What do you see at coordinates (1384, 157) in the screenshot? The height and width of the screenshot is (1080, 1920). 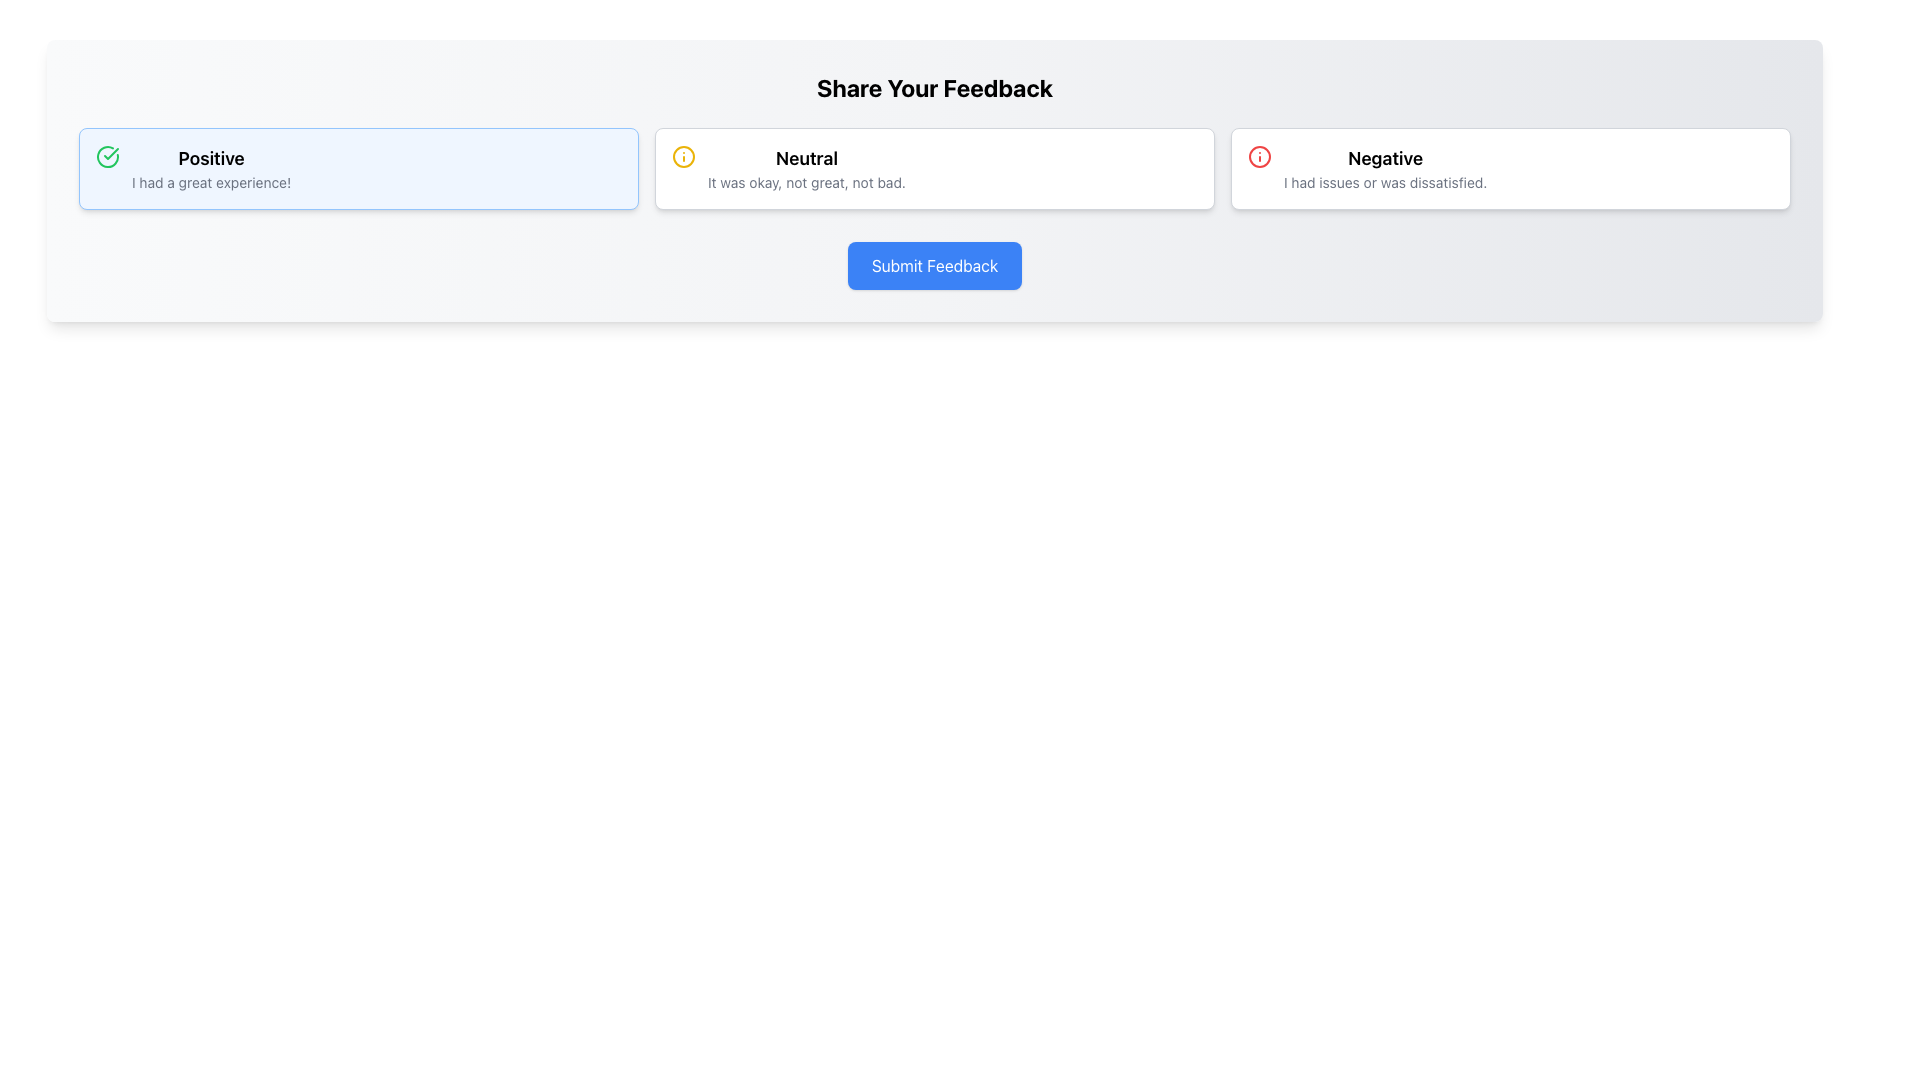 I see `the 'Negative' feedback text label, which indicates dissatisfaction and is located on the far right among three feedback options` at bounding box center [1384, 157].